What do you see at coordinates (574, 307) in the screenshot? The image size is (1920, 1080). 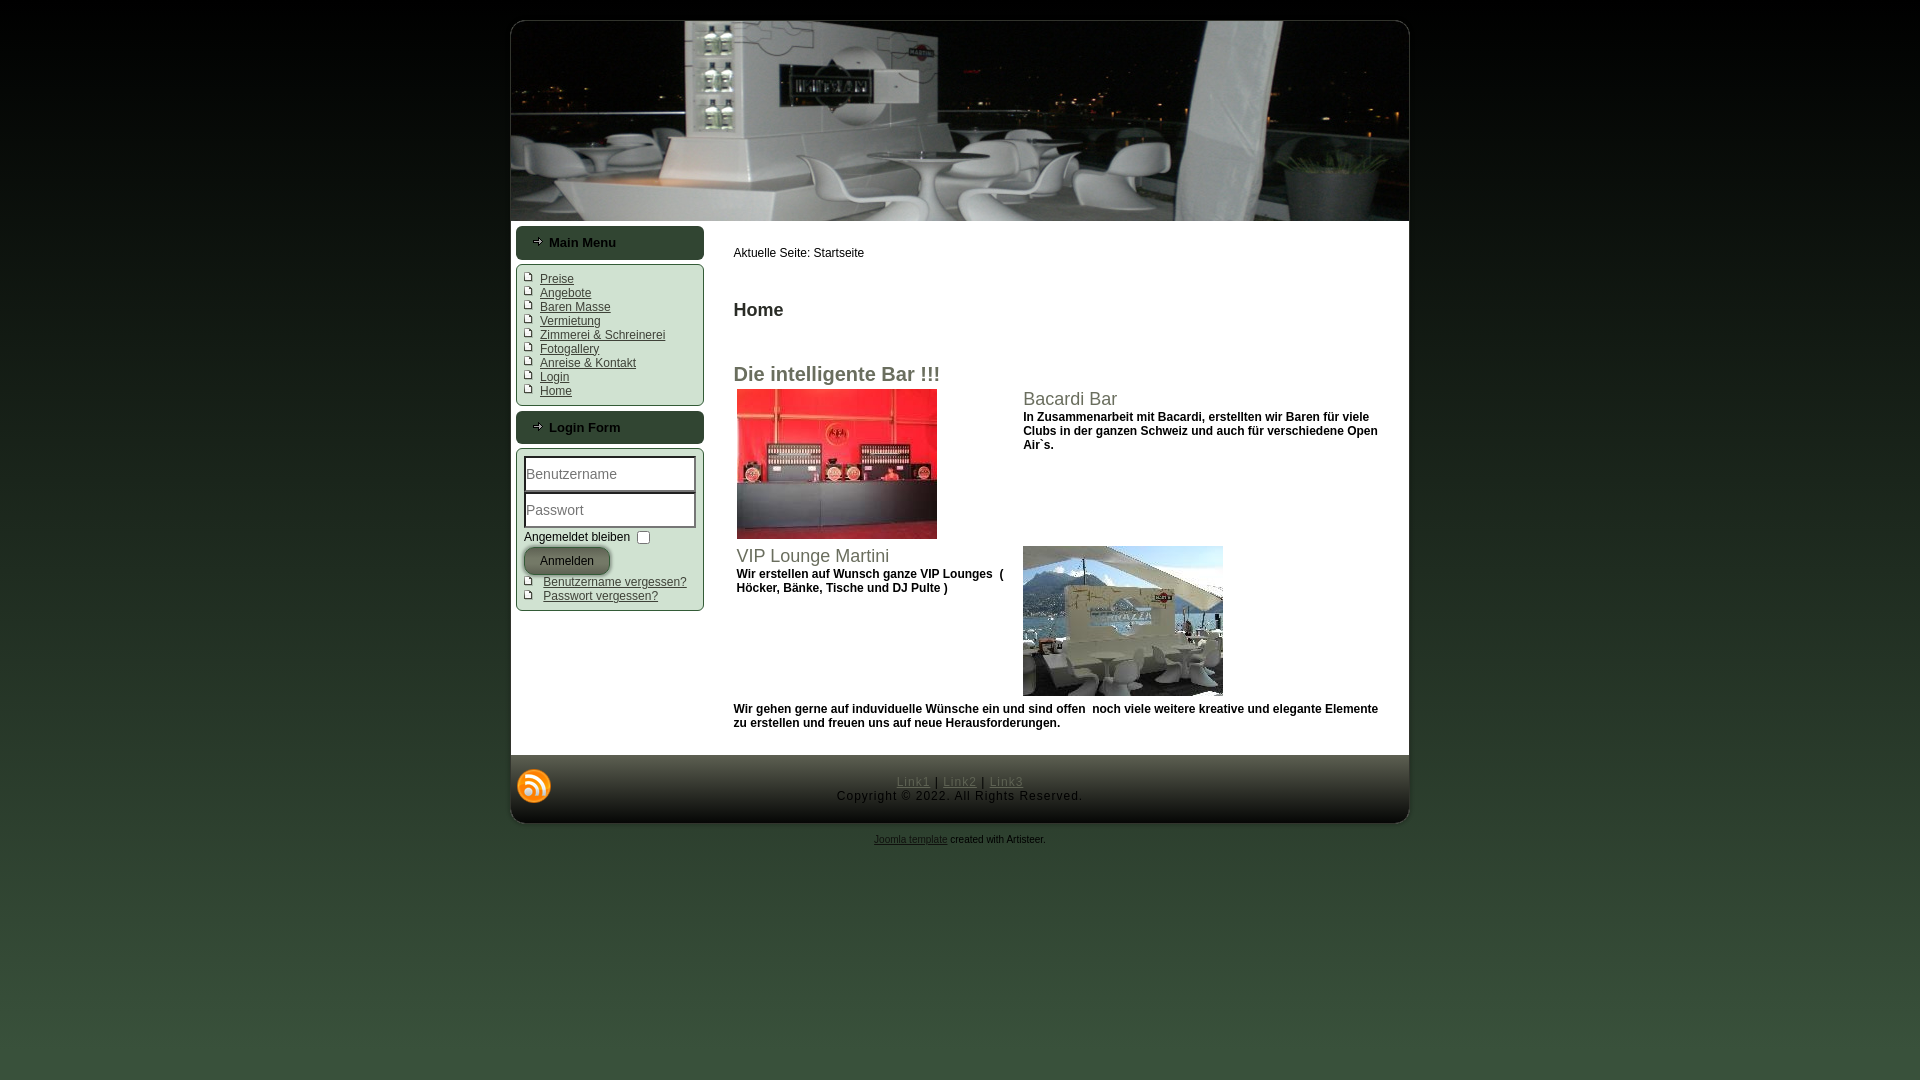 I see `'Baren Masse'` at bounding box center [574, 307].